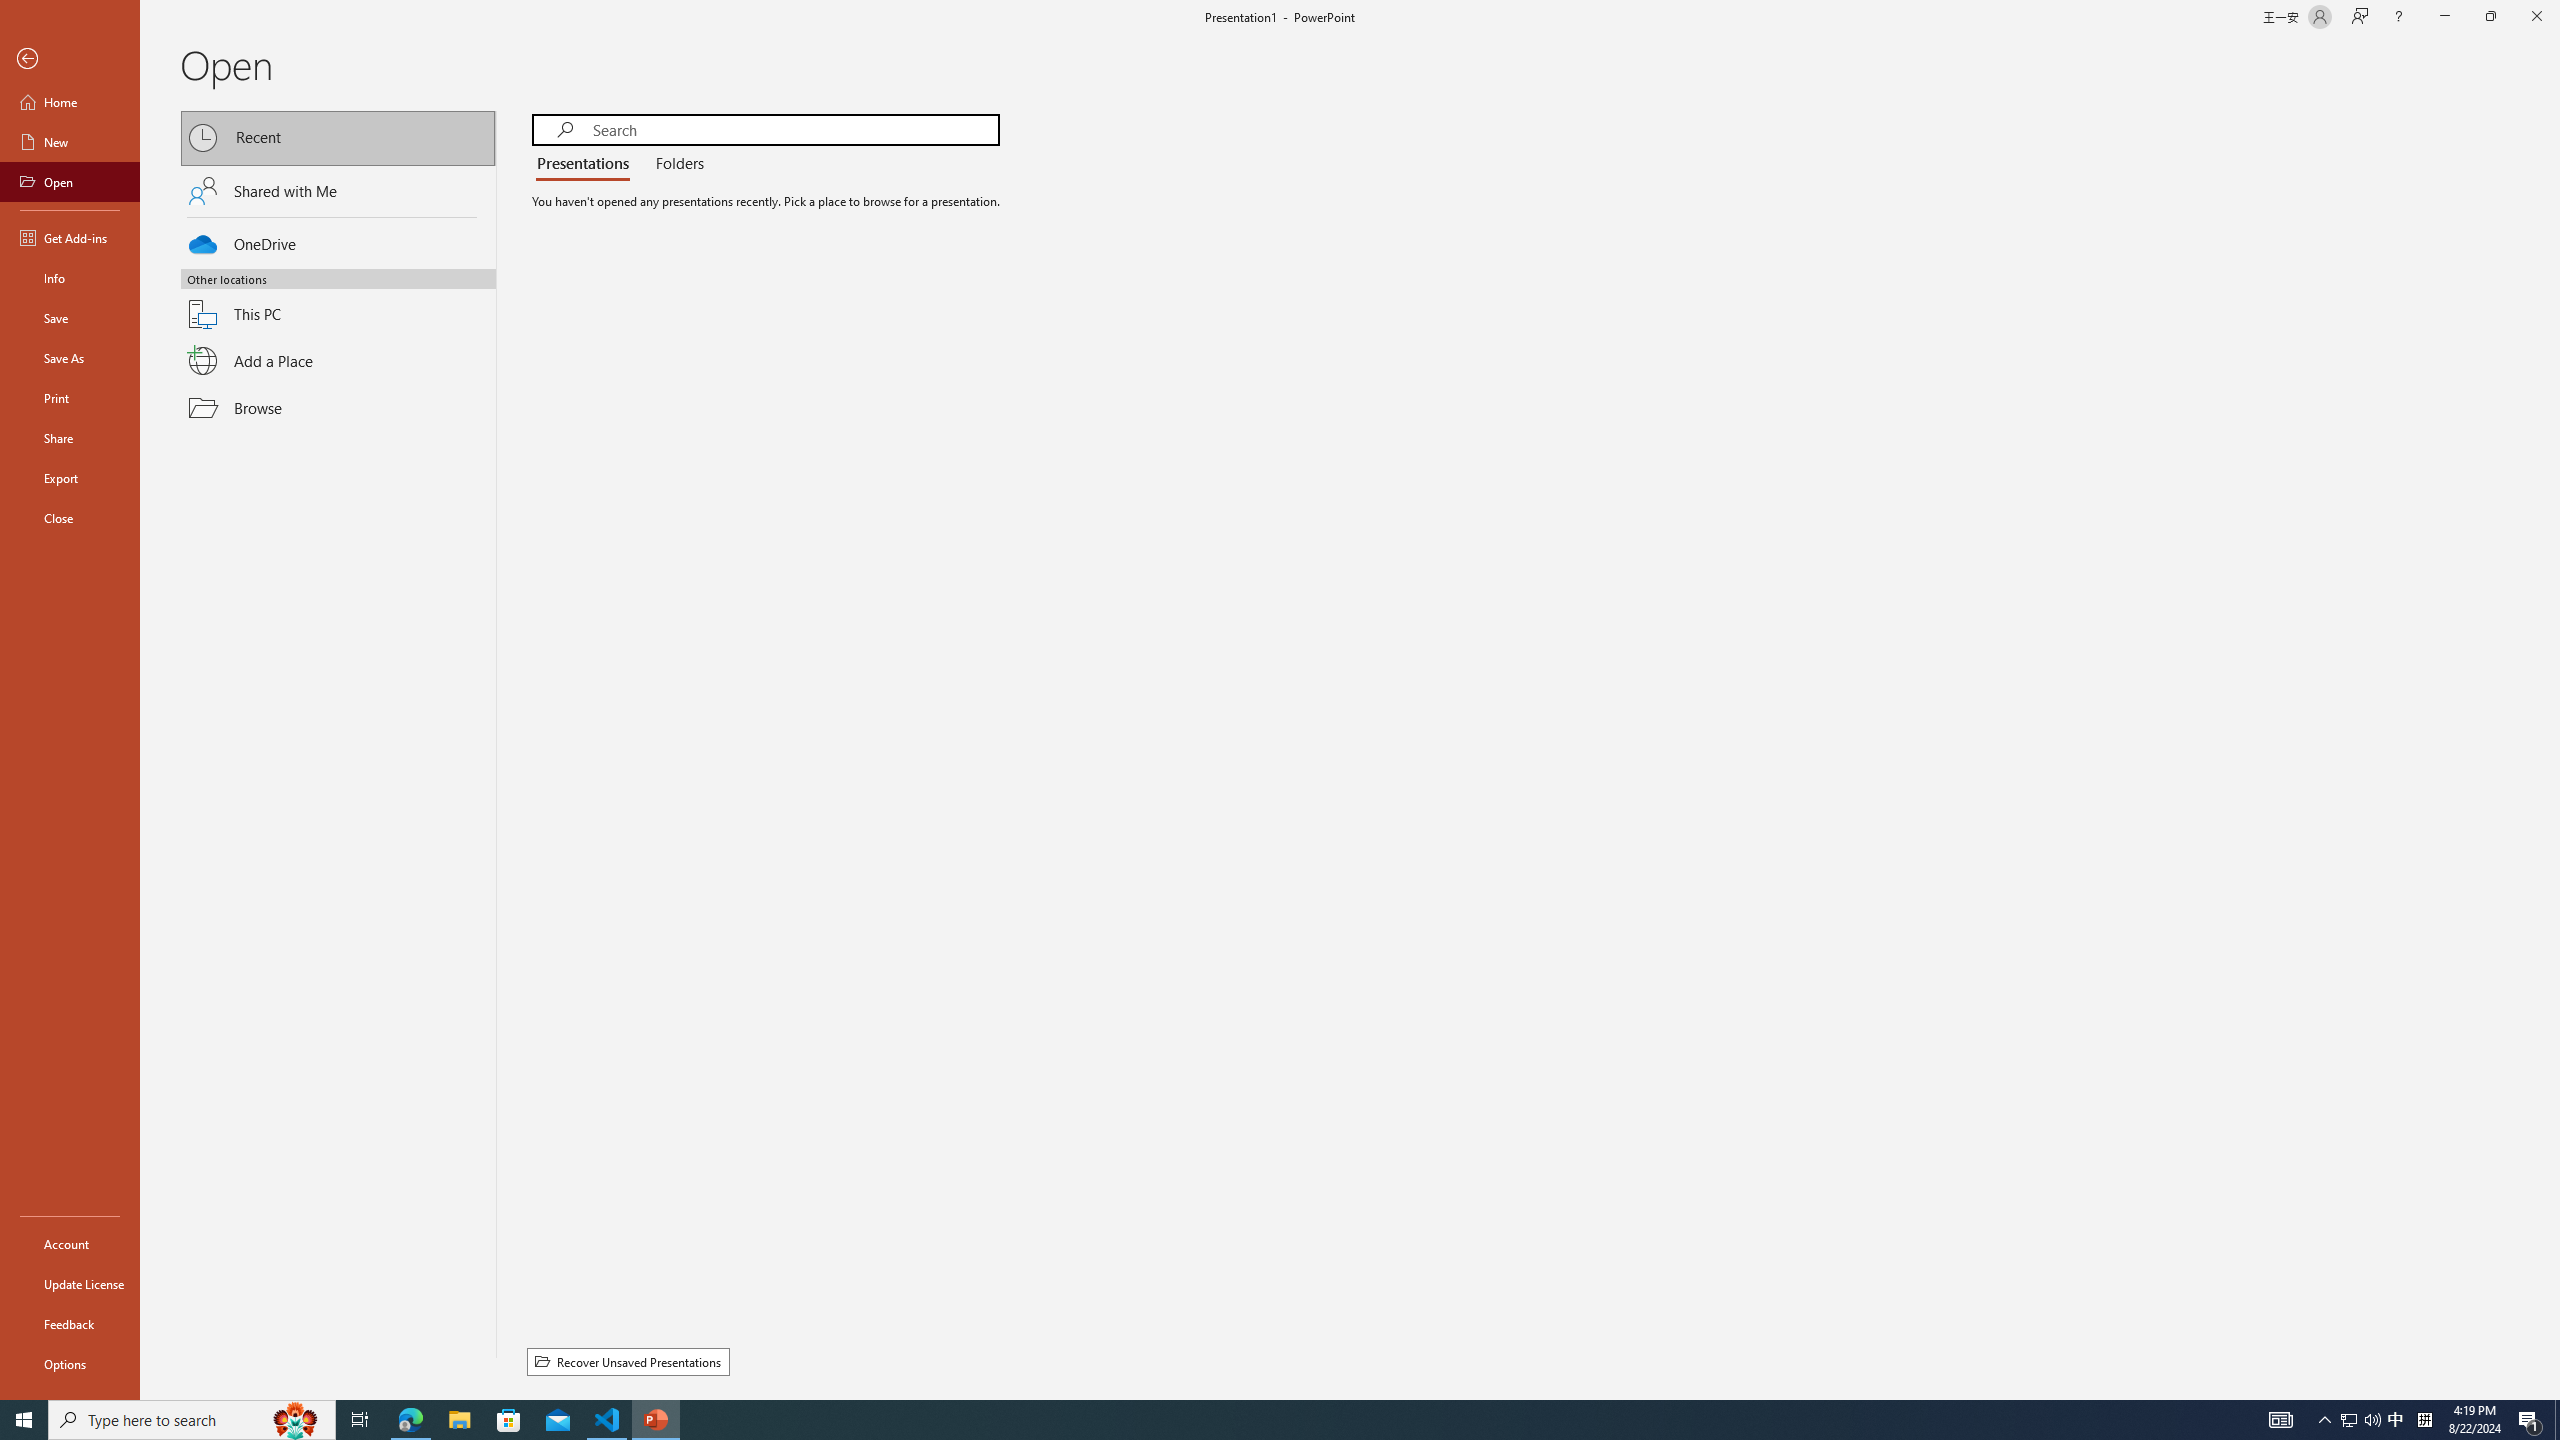 The height and width of the screenshot is (1440, 2560). What do you see at coordinates (69, 1244) in the screenshot?
I see `'Account'` at bounding box center [69, 1244].